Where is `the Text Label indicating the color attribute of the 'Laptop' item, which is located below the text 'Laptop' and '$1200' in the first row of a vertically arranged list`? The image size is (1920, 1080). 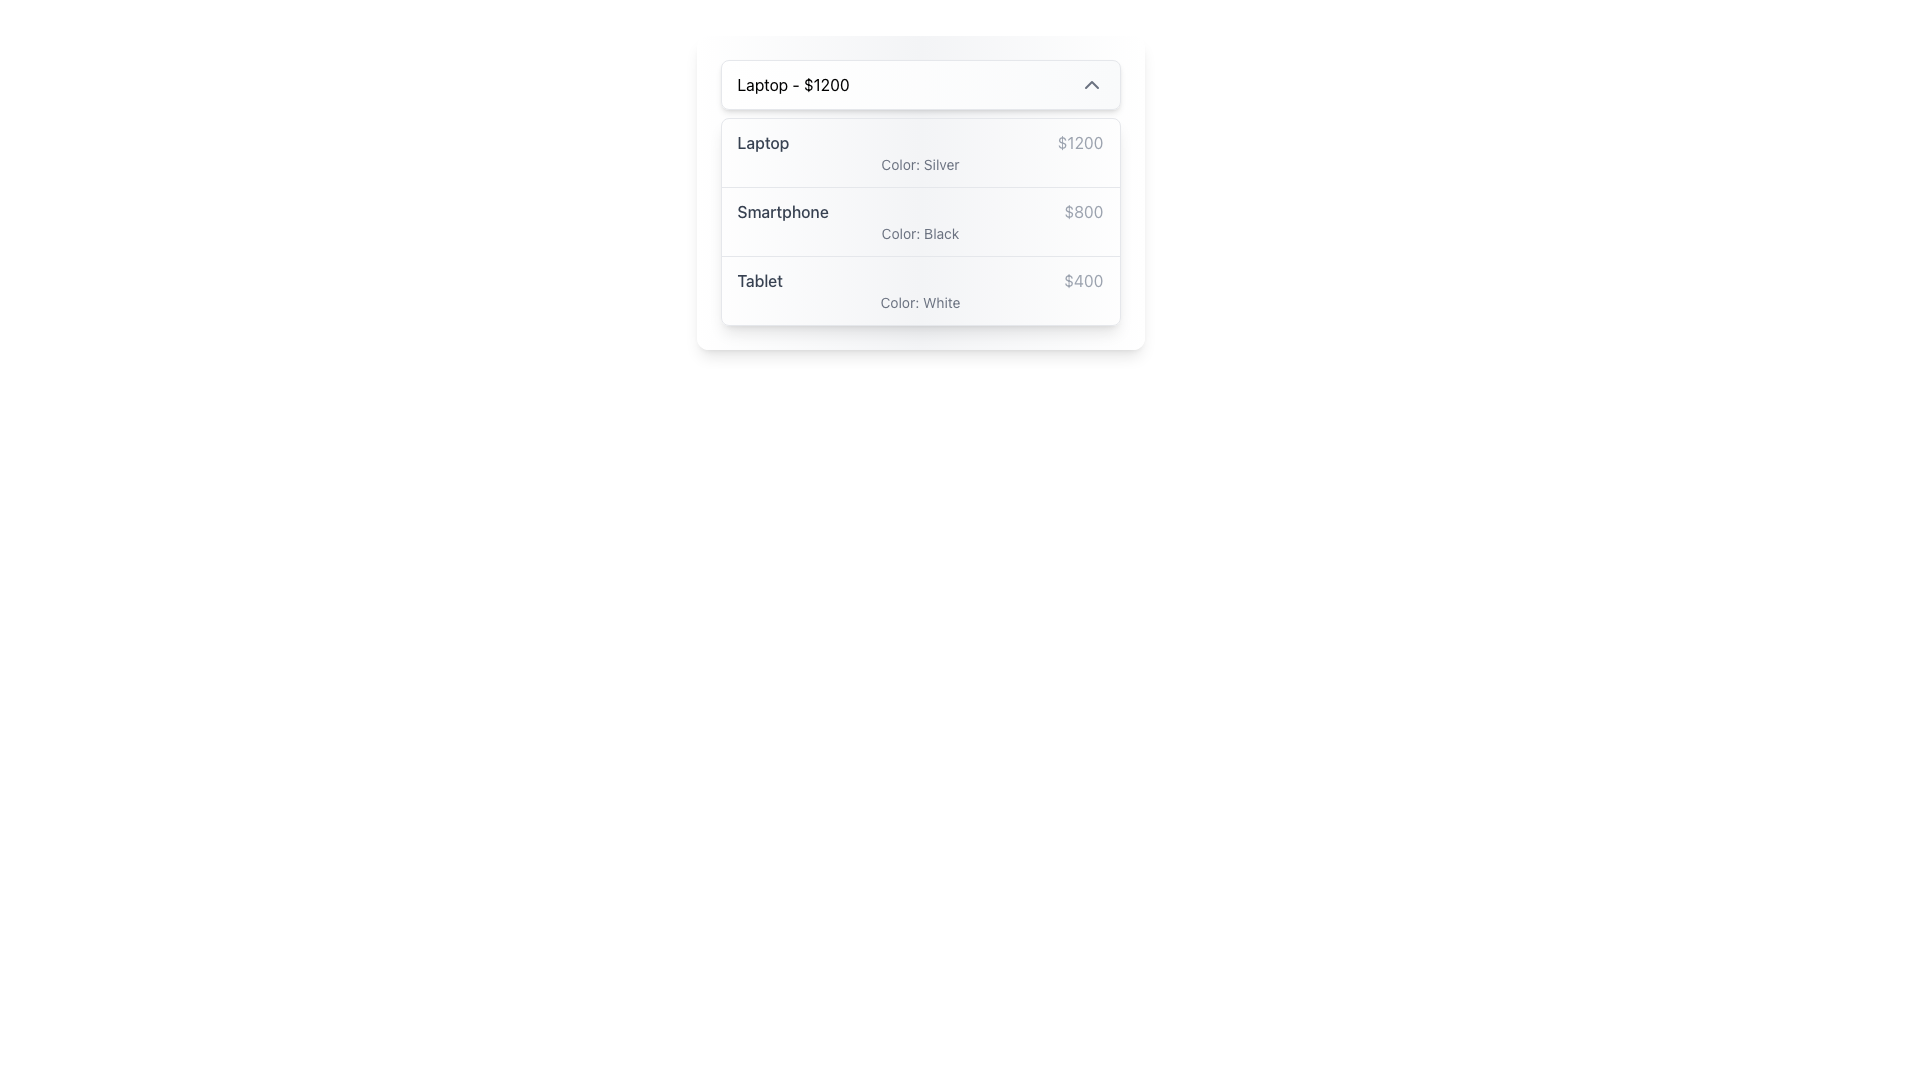
the Text Label indicating the color attribute of the 'Laptop' item, which is located below the text 'Laptop' and '$1200' in the first row of a vertically arranged list is located at coordinates (919, 164).